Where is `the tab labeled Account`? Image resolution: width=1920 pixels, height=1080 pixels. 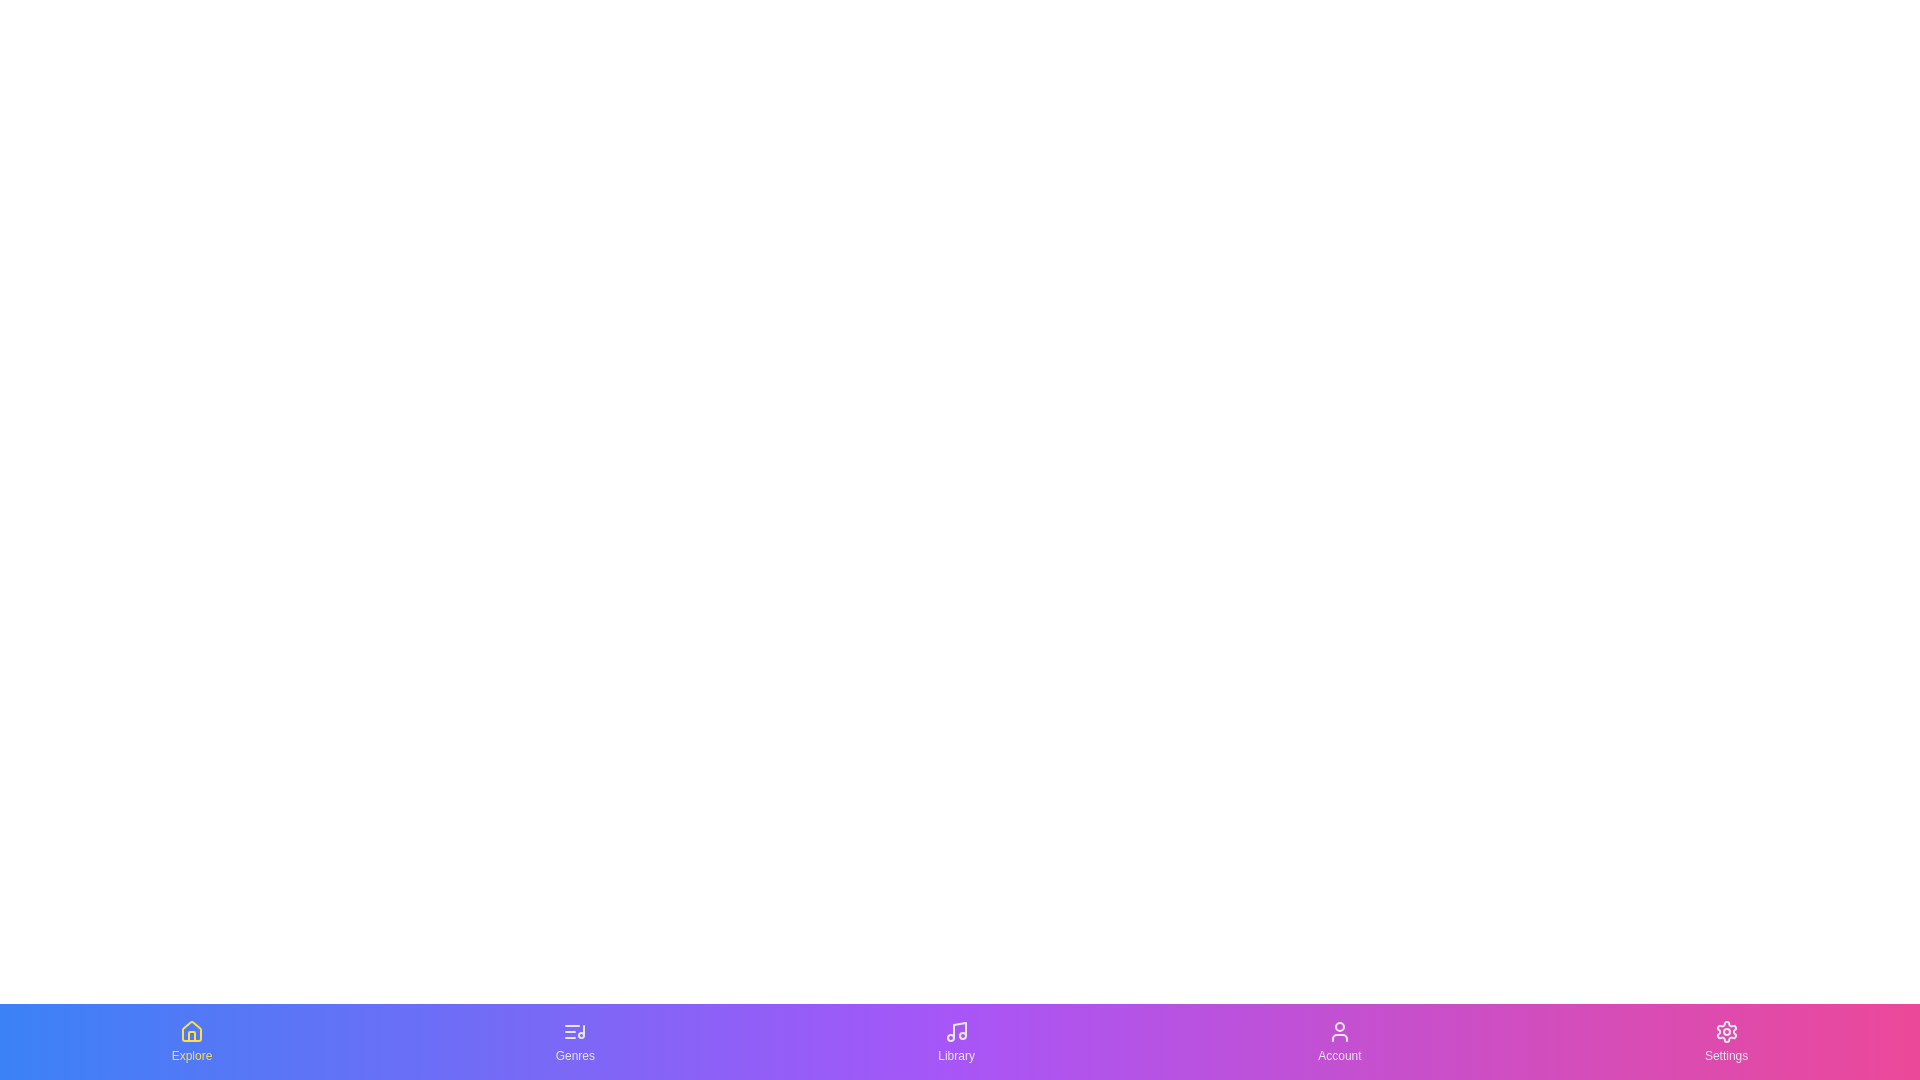 the tab labeled Account is located at coordinates (1339, 1040).